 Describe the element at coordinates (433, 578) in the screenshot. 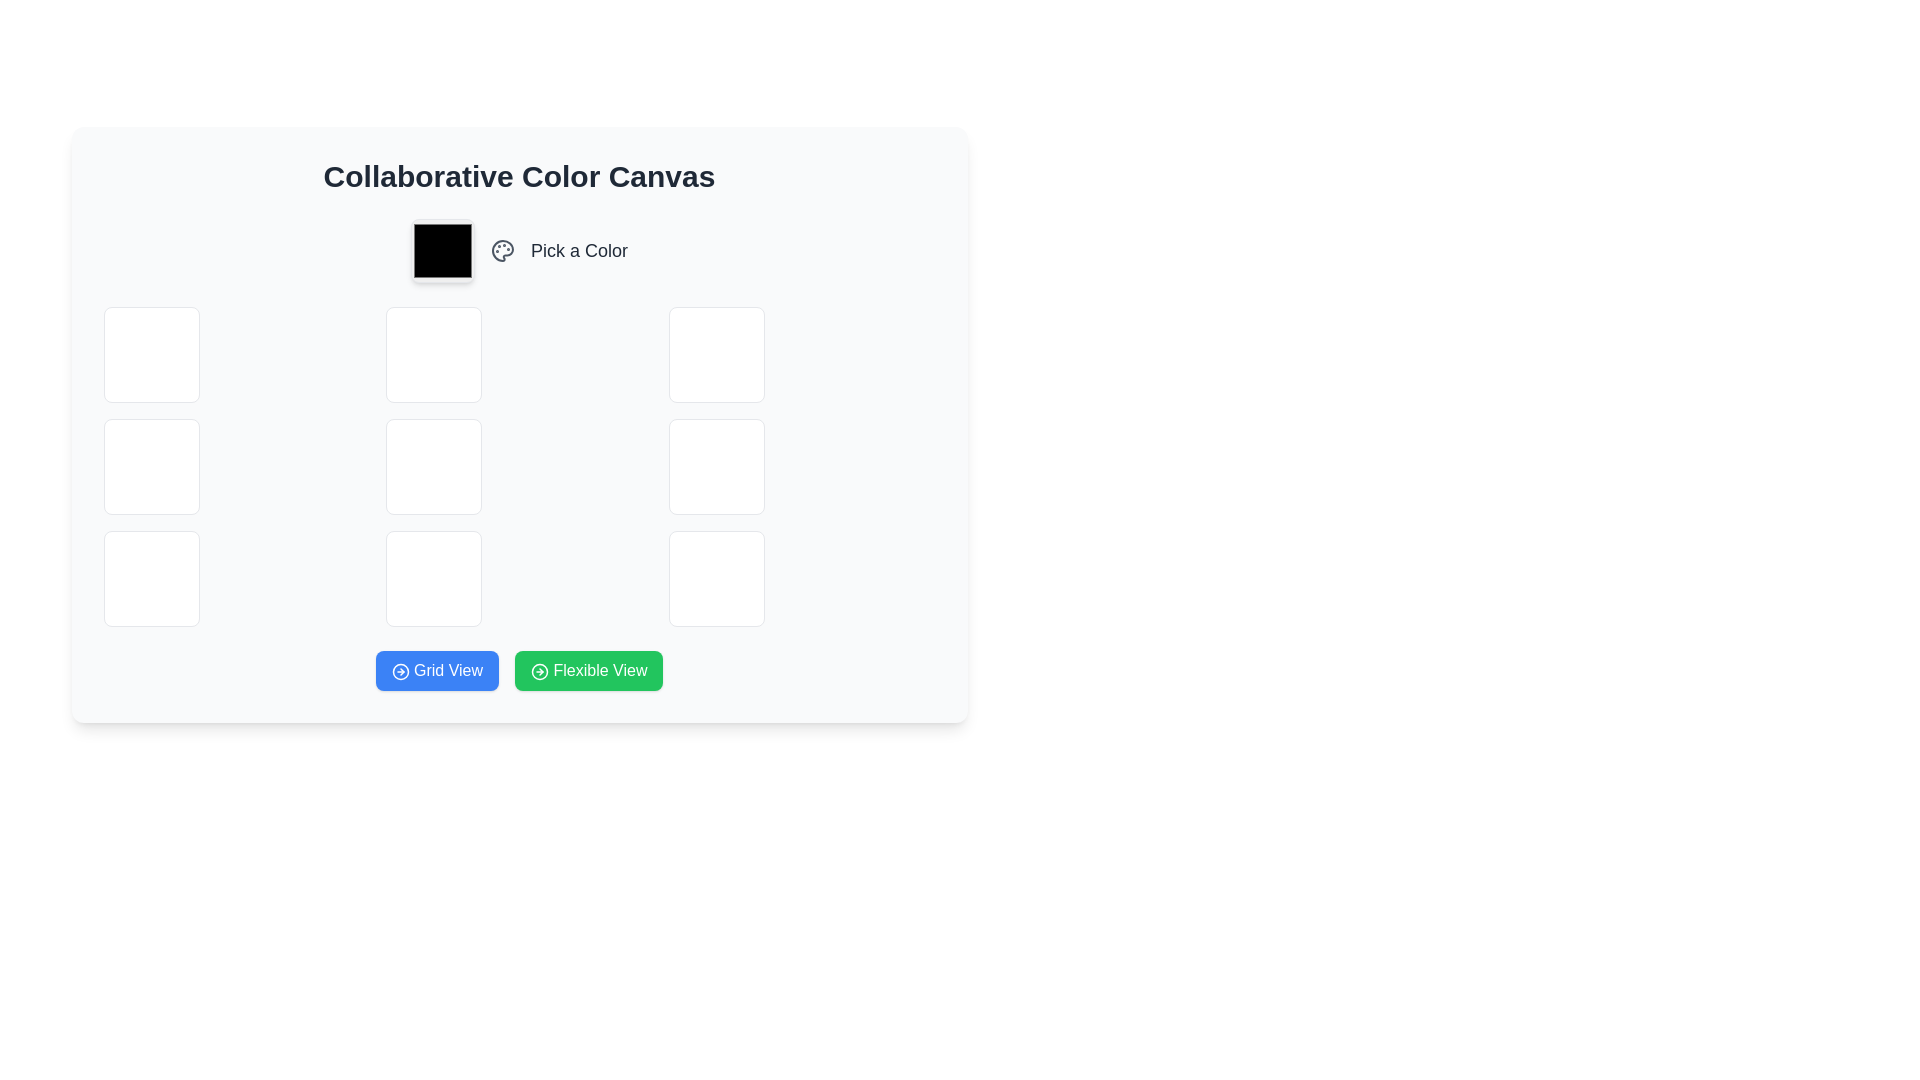

I see `the center box in the last row of a grid layout, which is the interactive box used for selection or color arrangement` at that location.